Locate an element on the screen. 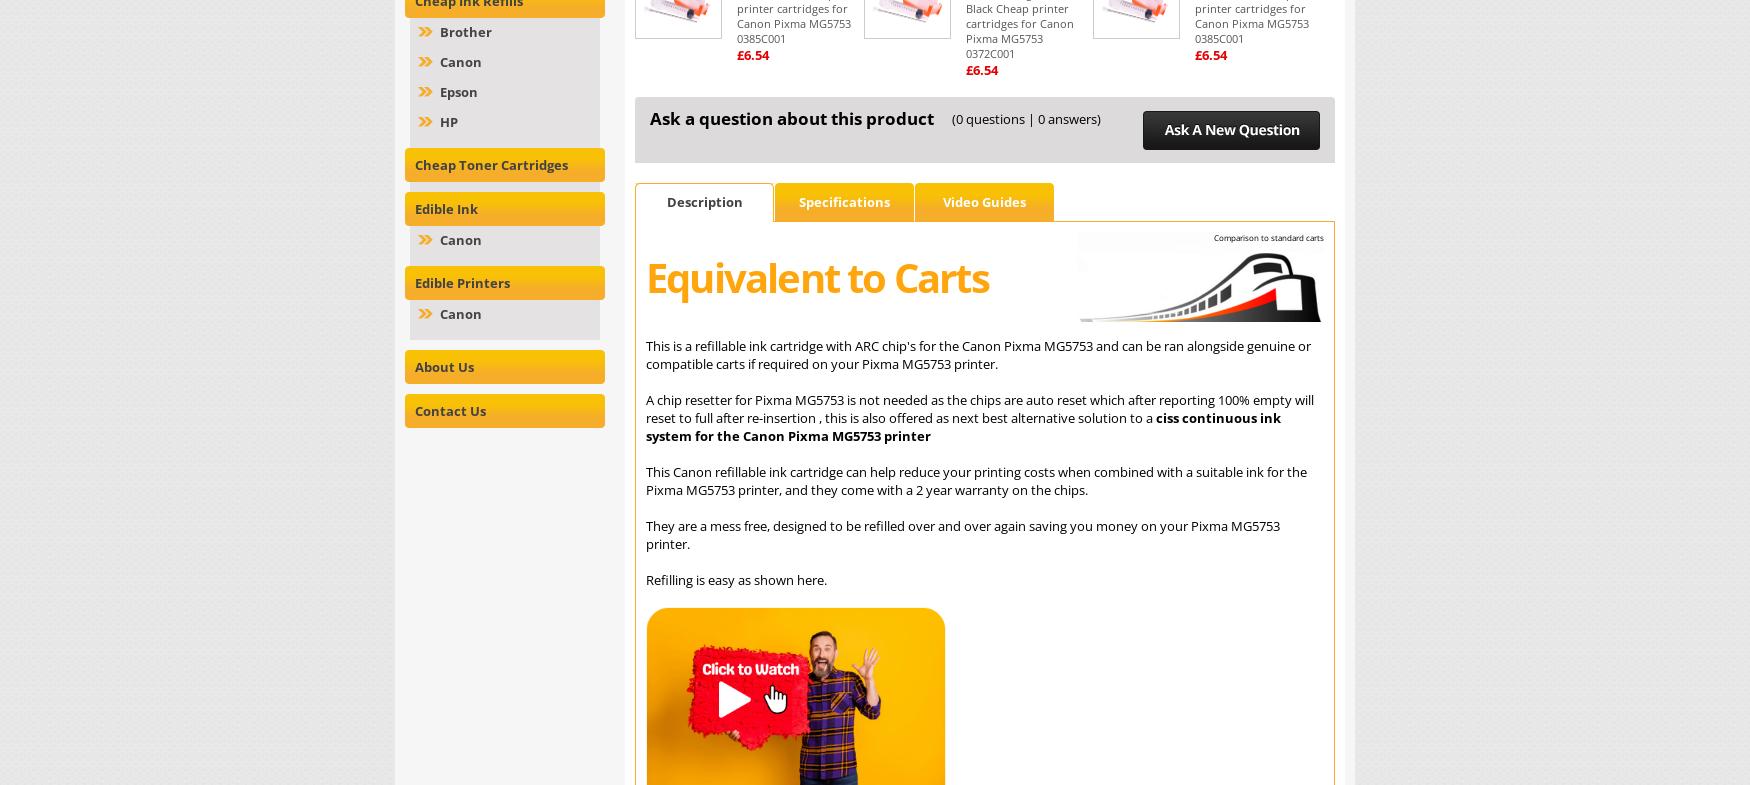 The width and height of the screenshot is (1750, 785). 'Cheap Toner Cartridges' is located at coordinates (491, 164).